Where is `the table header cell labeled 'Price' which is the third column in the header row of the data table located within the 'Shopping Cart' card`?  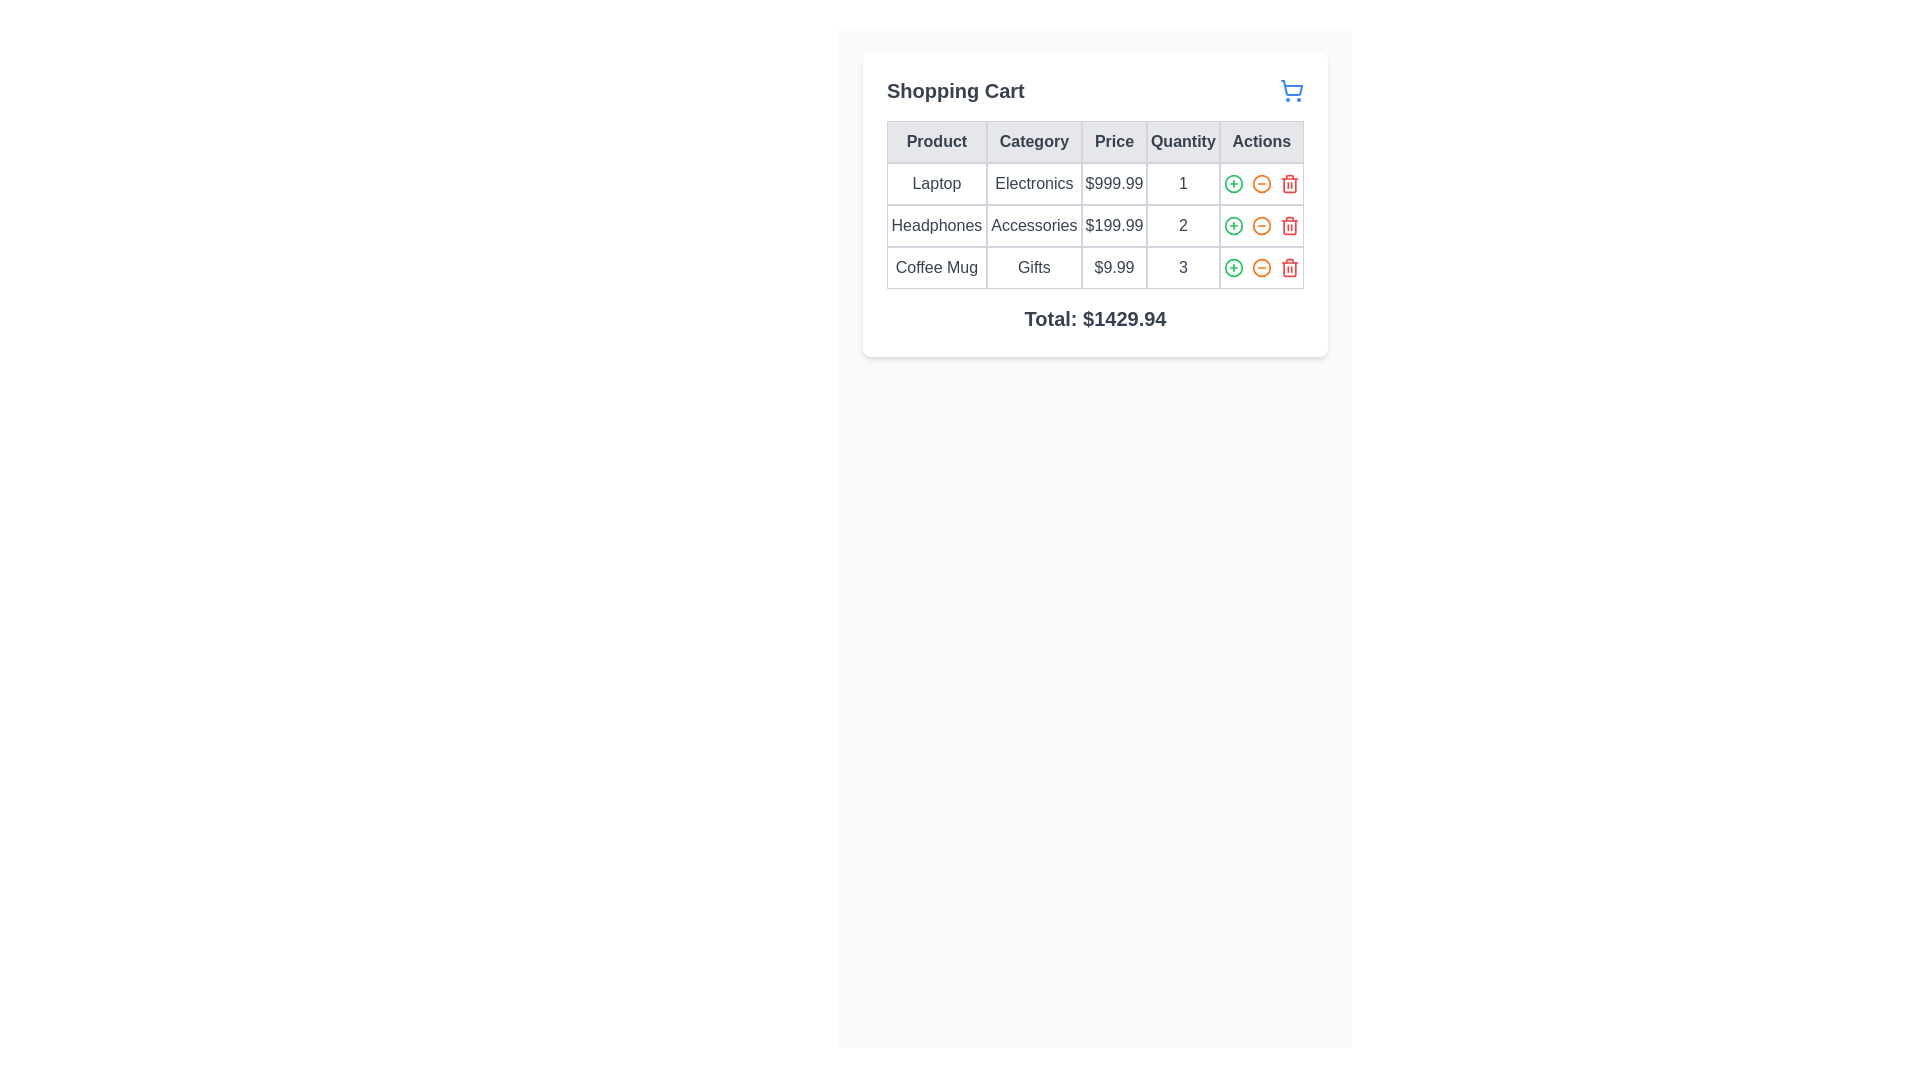
the table header cell labeled 'Price' which is the third column in the header row of the data table located within the 'Shopping Cart' card is located at coordinates (1094, 141).